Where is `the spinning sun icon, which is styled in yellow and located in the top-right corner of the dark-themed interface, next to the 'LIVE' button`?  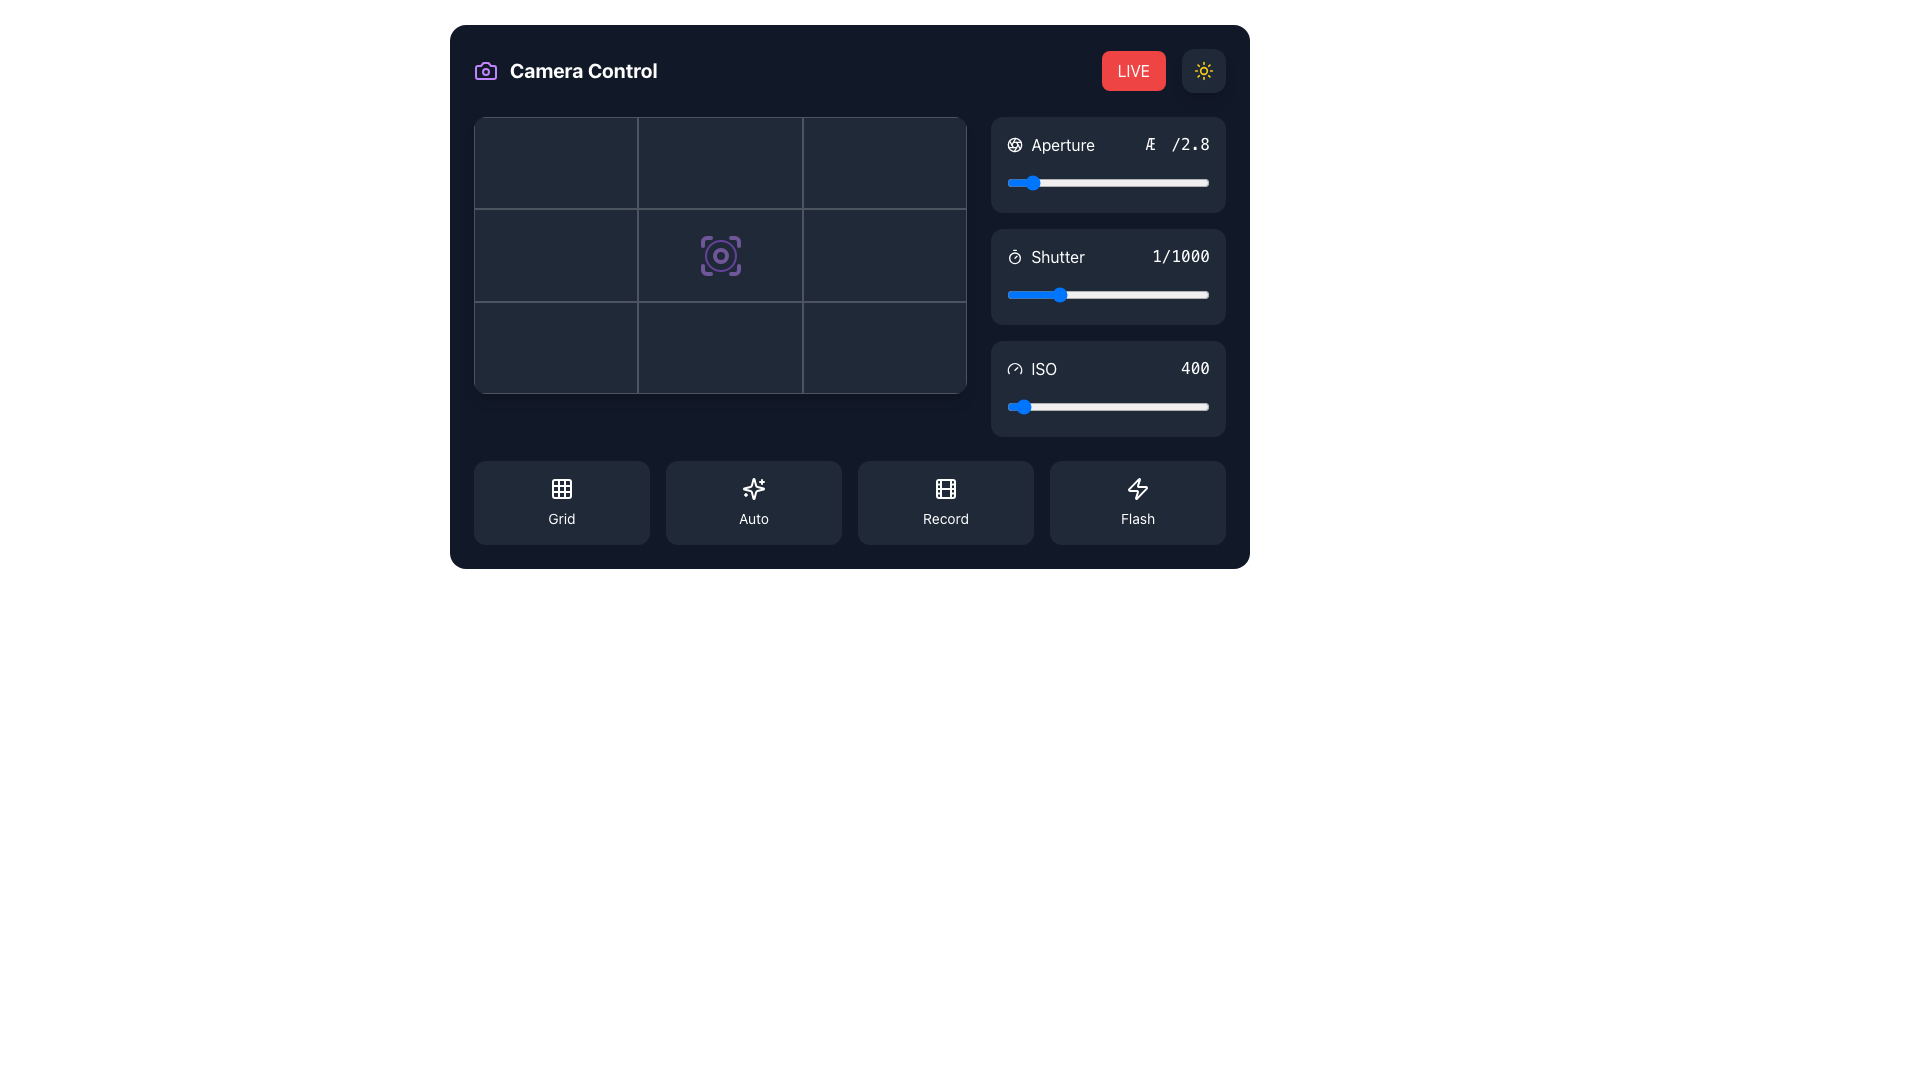
the spinning sun icon, which is styled in yellow and located in the top-right corner of the dark-themed interface, next to the 'LIVE' button is located at coordinates (1203, 69).